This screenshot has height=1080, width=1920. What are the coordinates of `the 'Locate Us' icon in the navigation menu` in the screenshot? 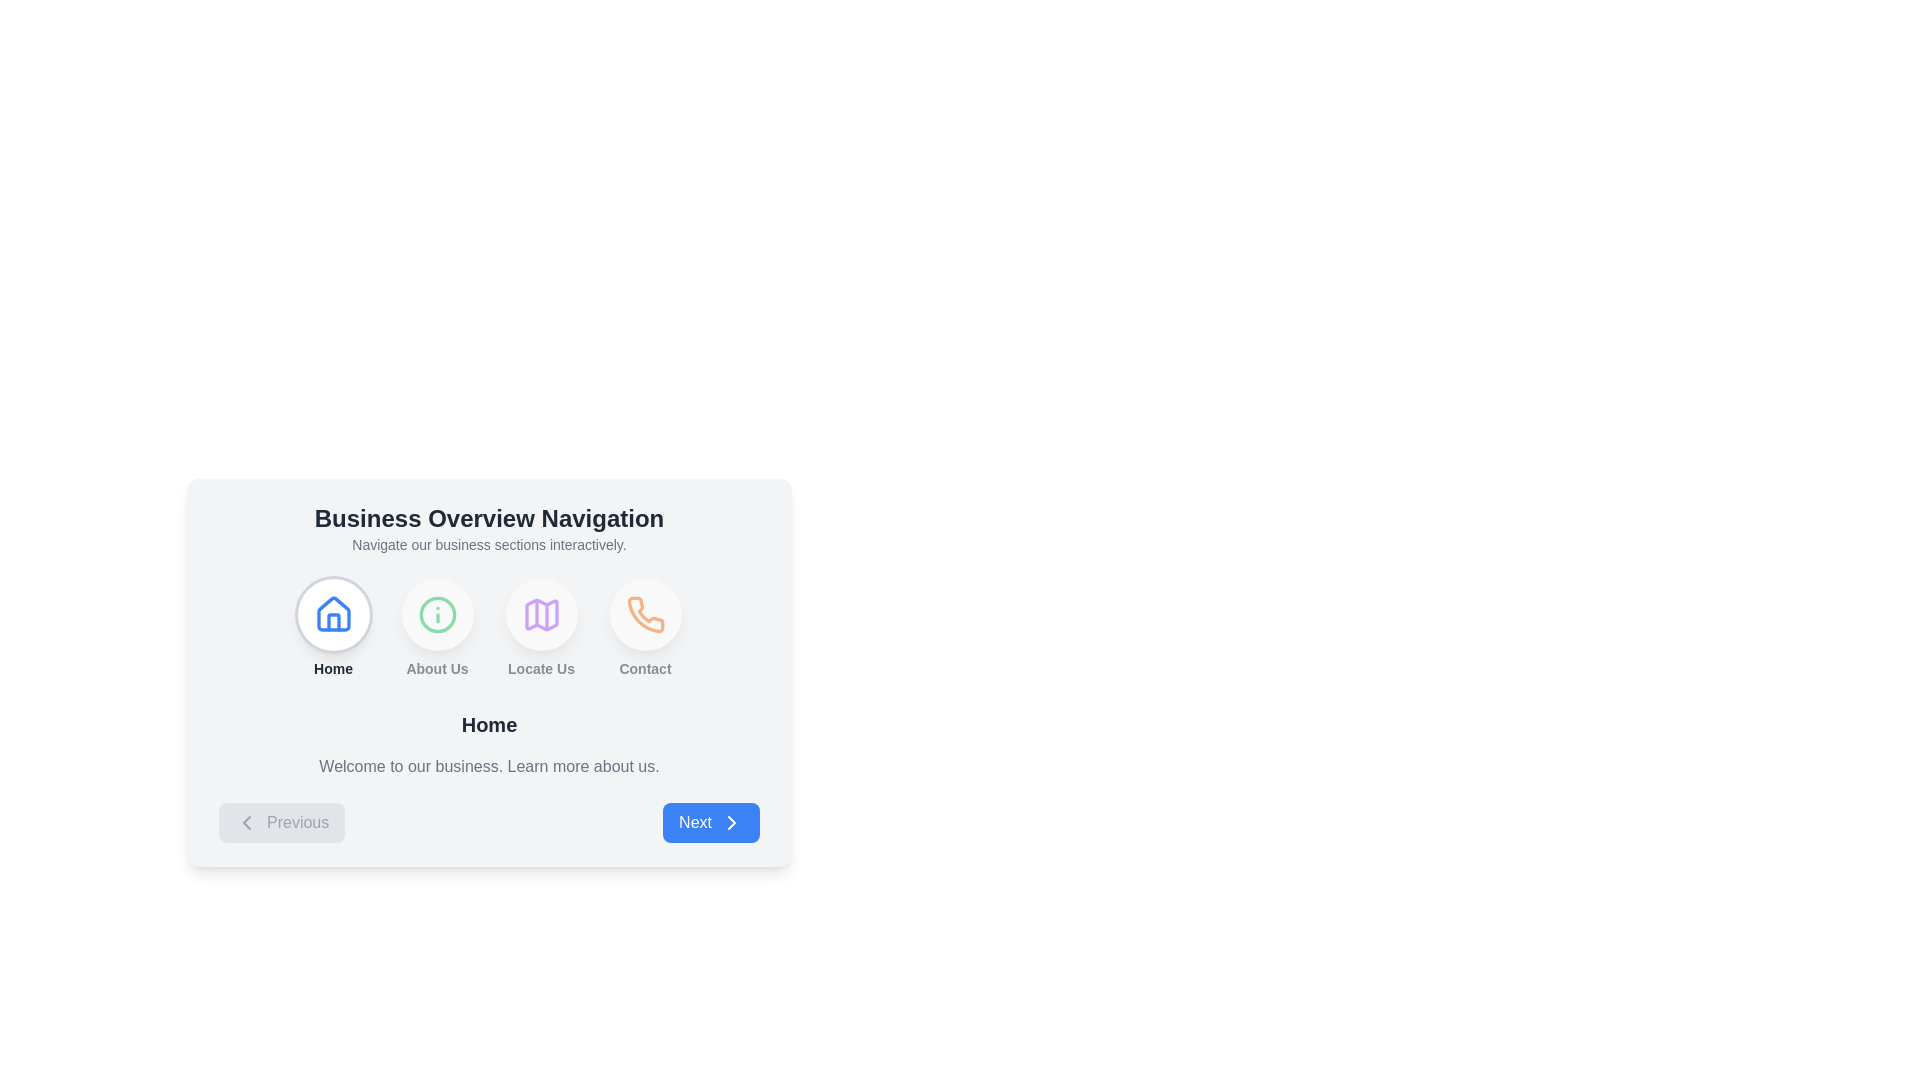 It's located at (541, 613).